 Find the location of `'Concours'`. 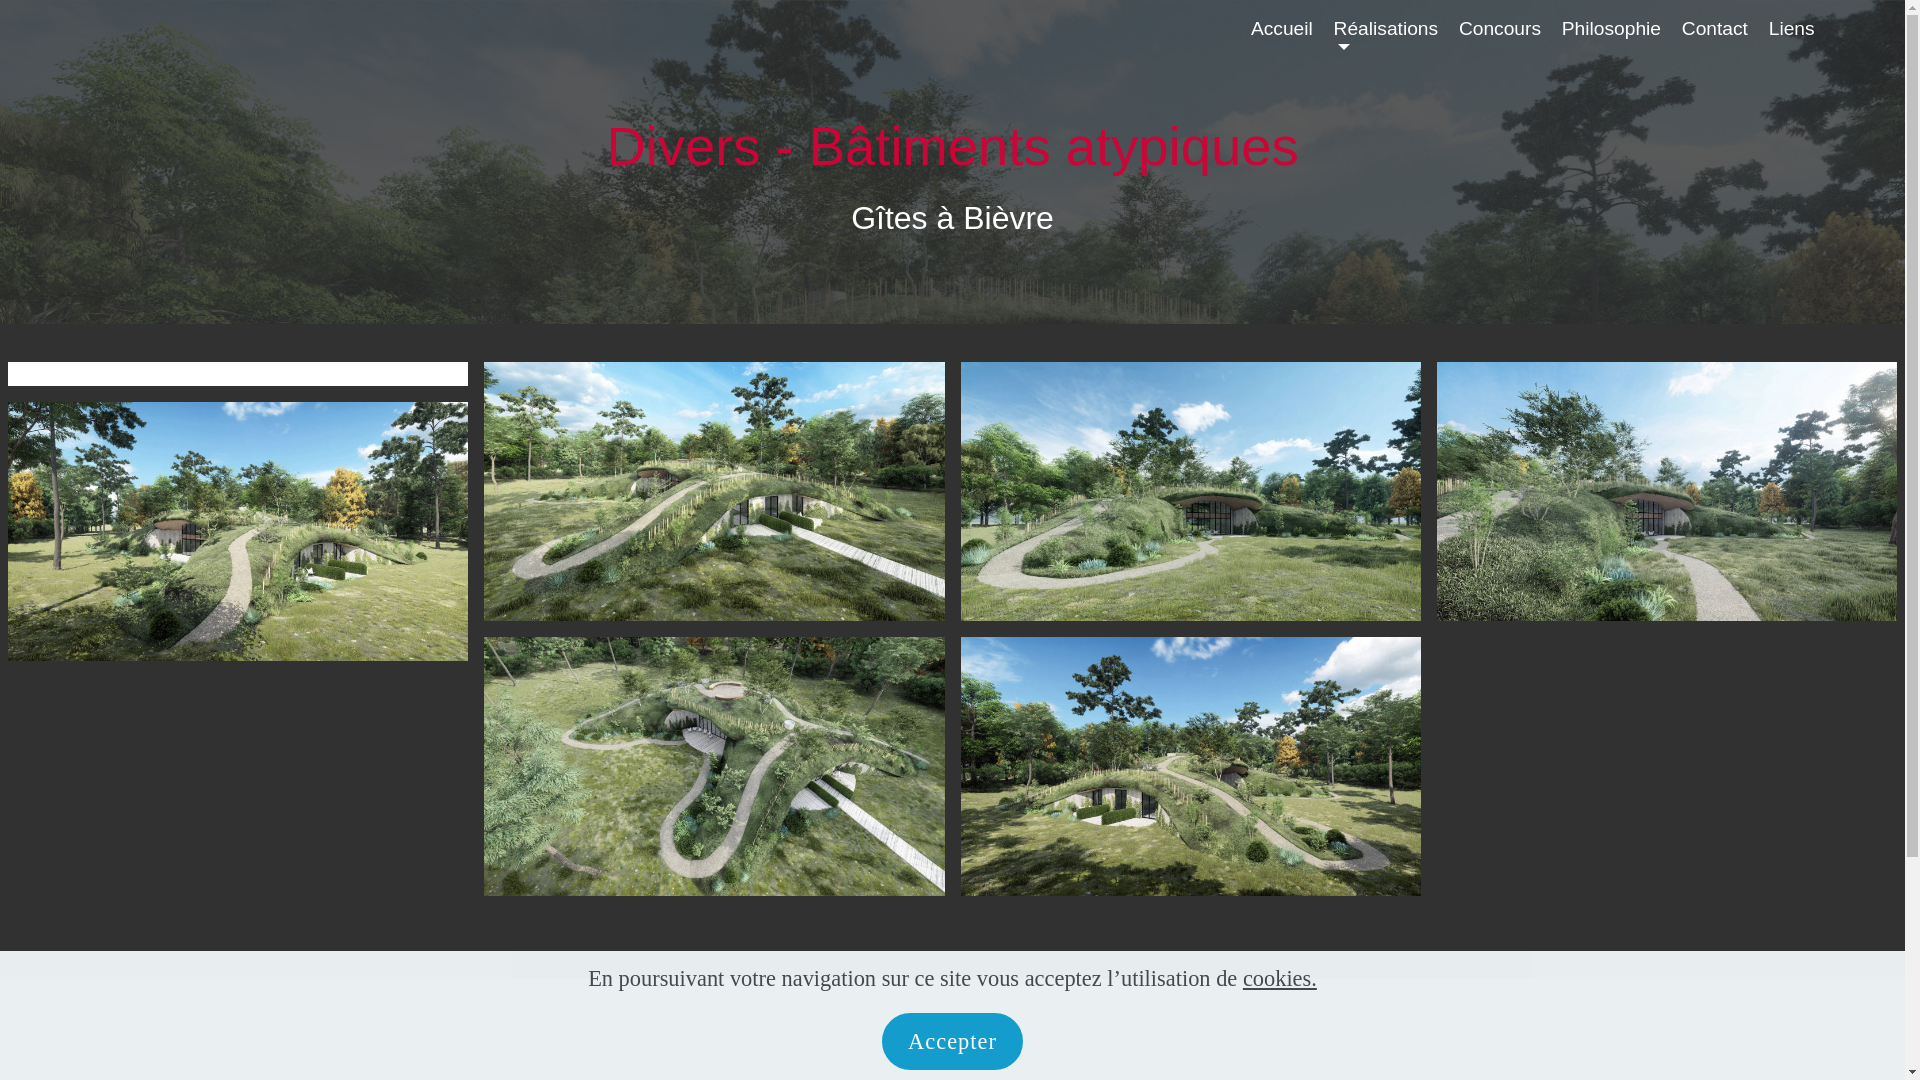

'Concours' is located at coordinates (1499, 38).